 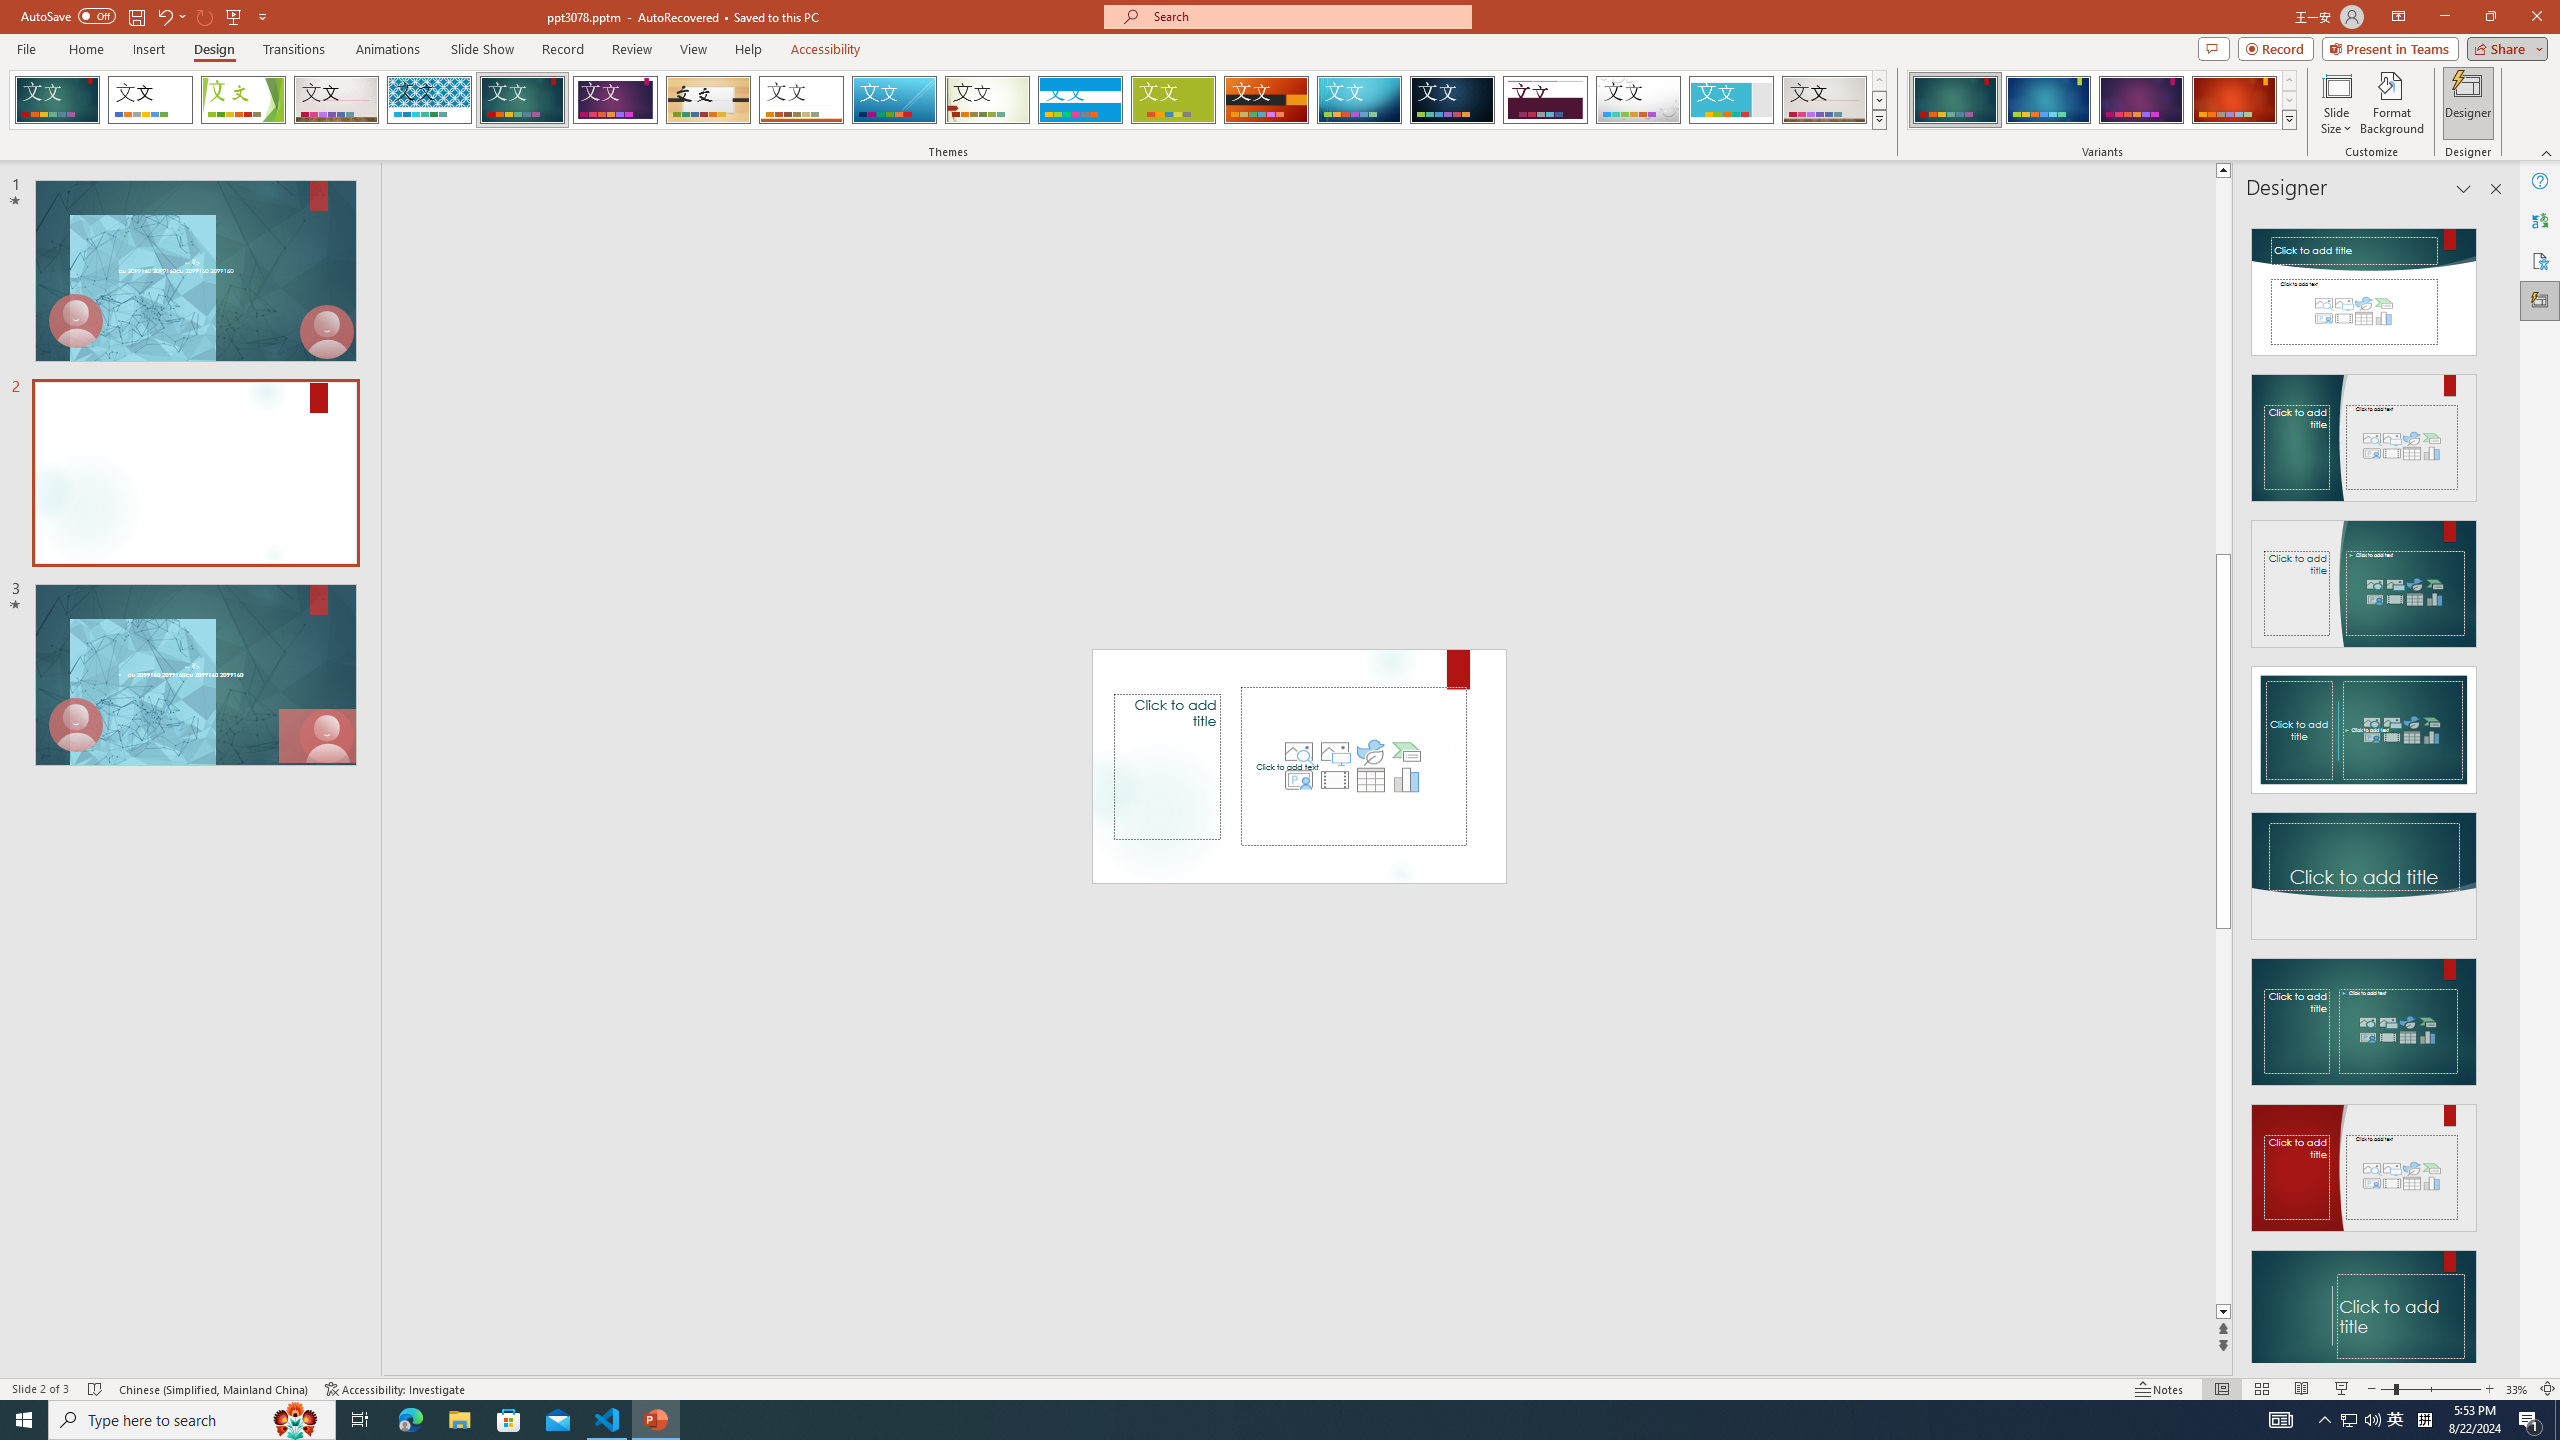 What do you see at coordinates (1954, 99) in the screenshot?
I see `'Ion Variant 1'` at bounding box center [1954, 99].